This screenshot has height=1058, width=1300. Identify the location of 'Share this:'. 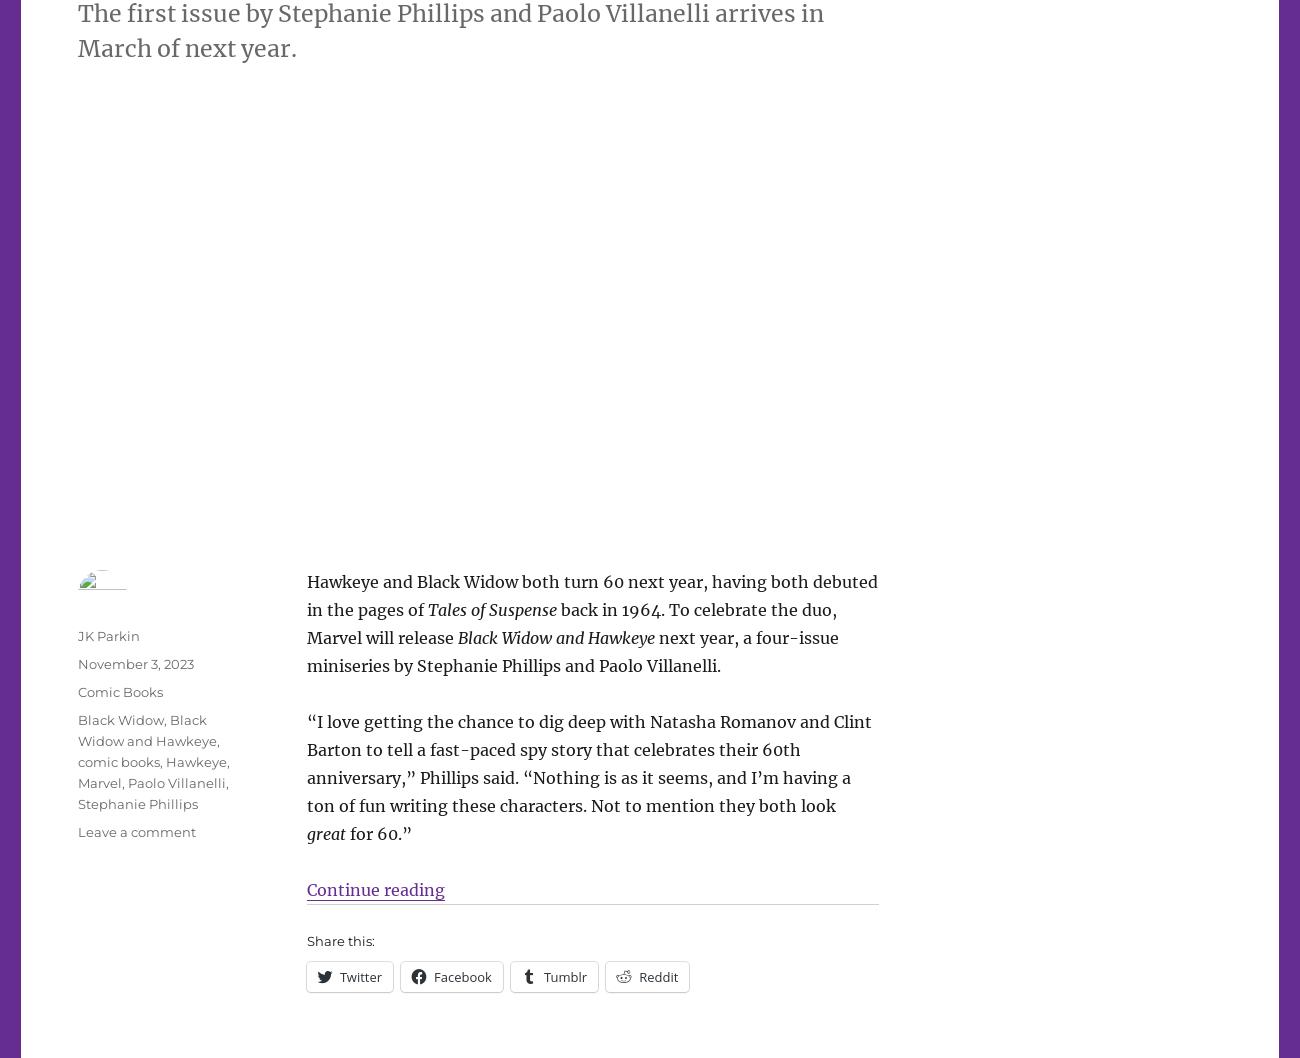
(338, 940).